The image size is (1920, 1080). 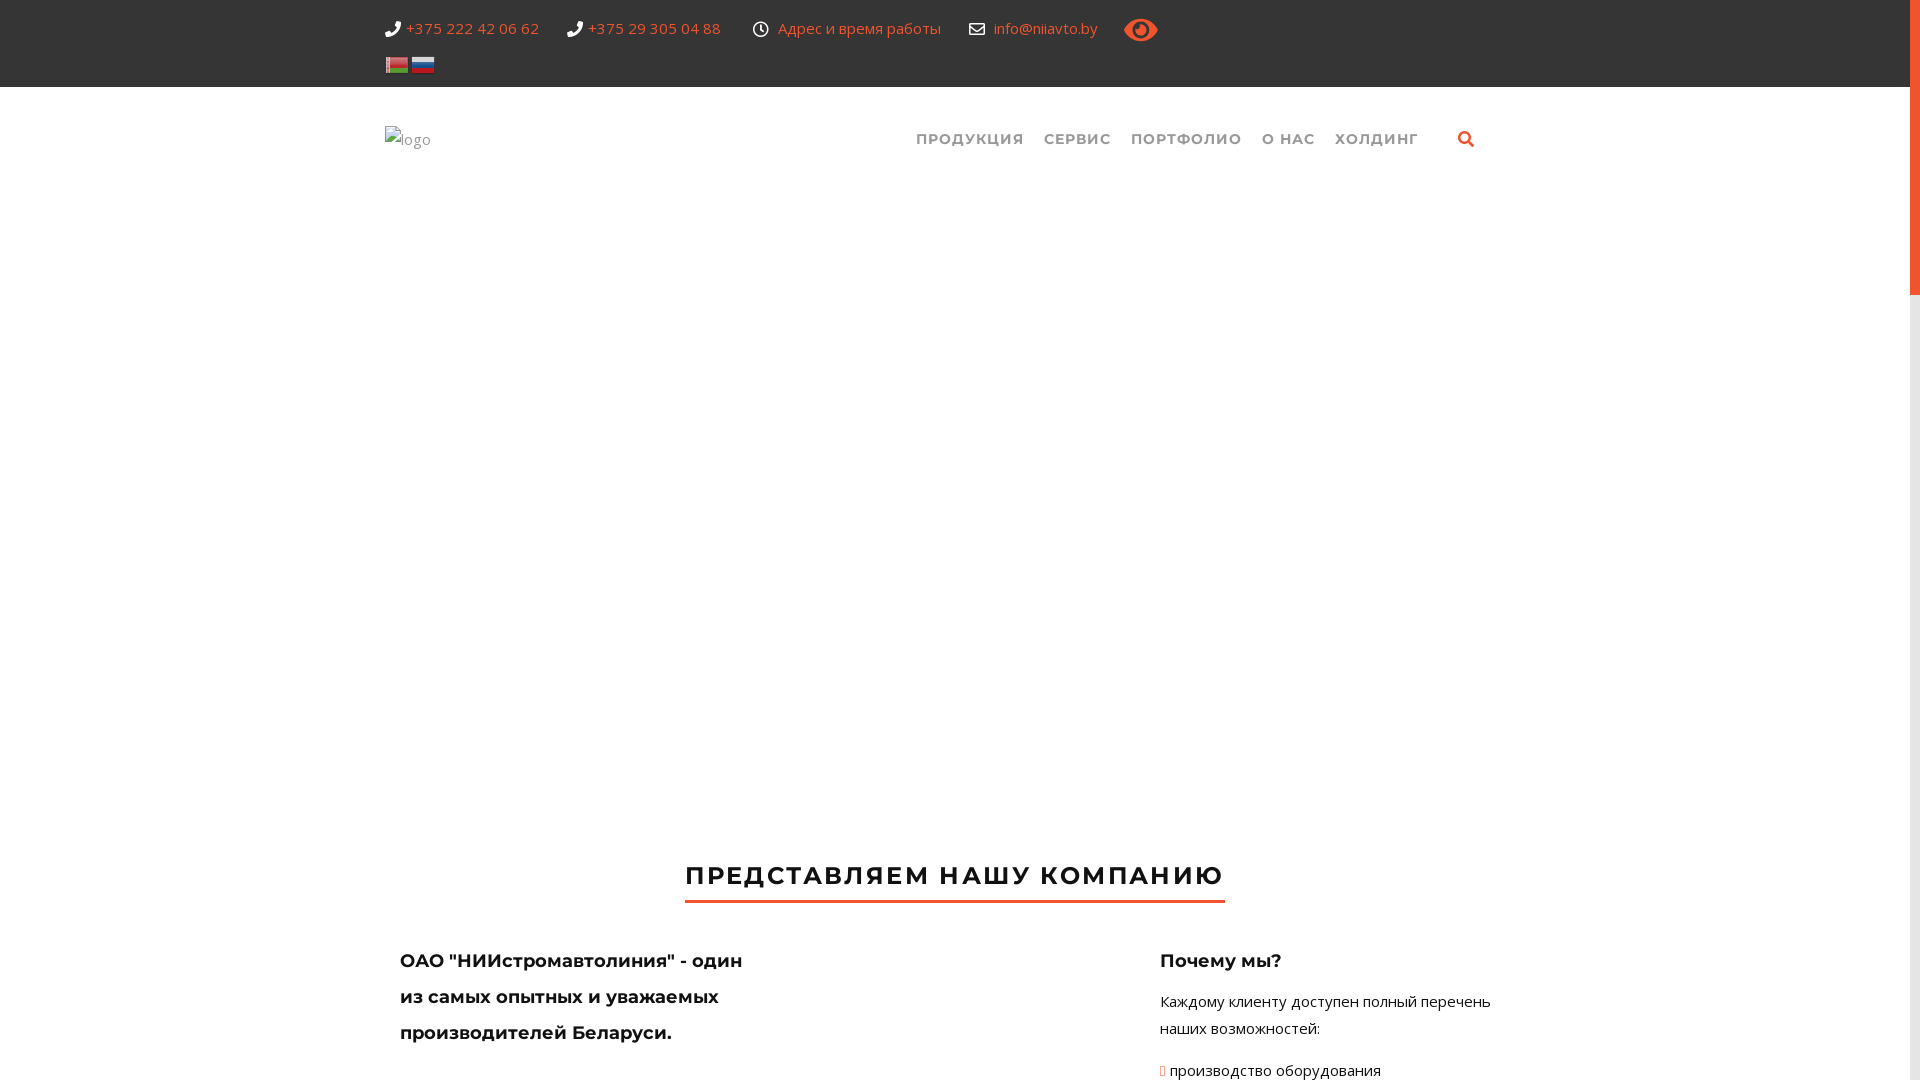 I want to click on '+375 222 42 06 62', so click(x=1260, y=821).